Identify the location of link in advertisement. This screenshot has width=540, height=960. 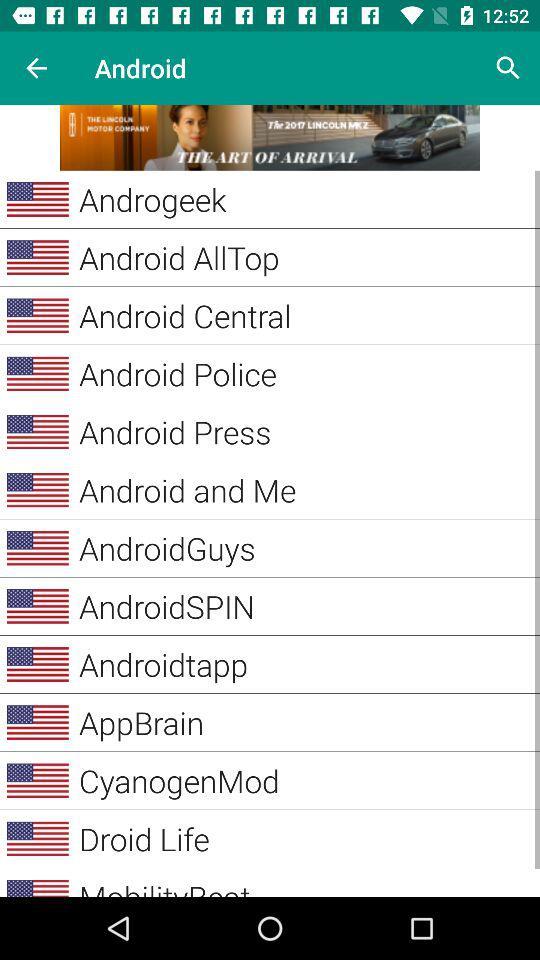
(270, 136).